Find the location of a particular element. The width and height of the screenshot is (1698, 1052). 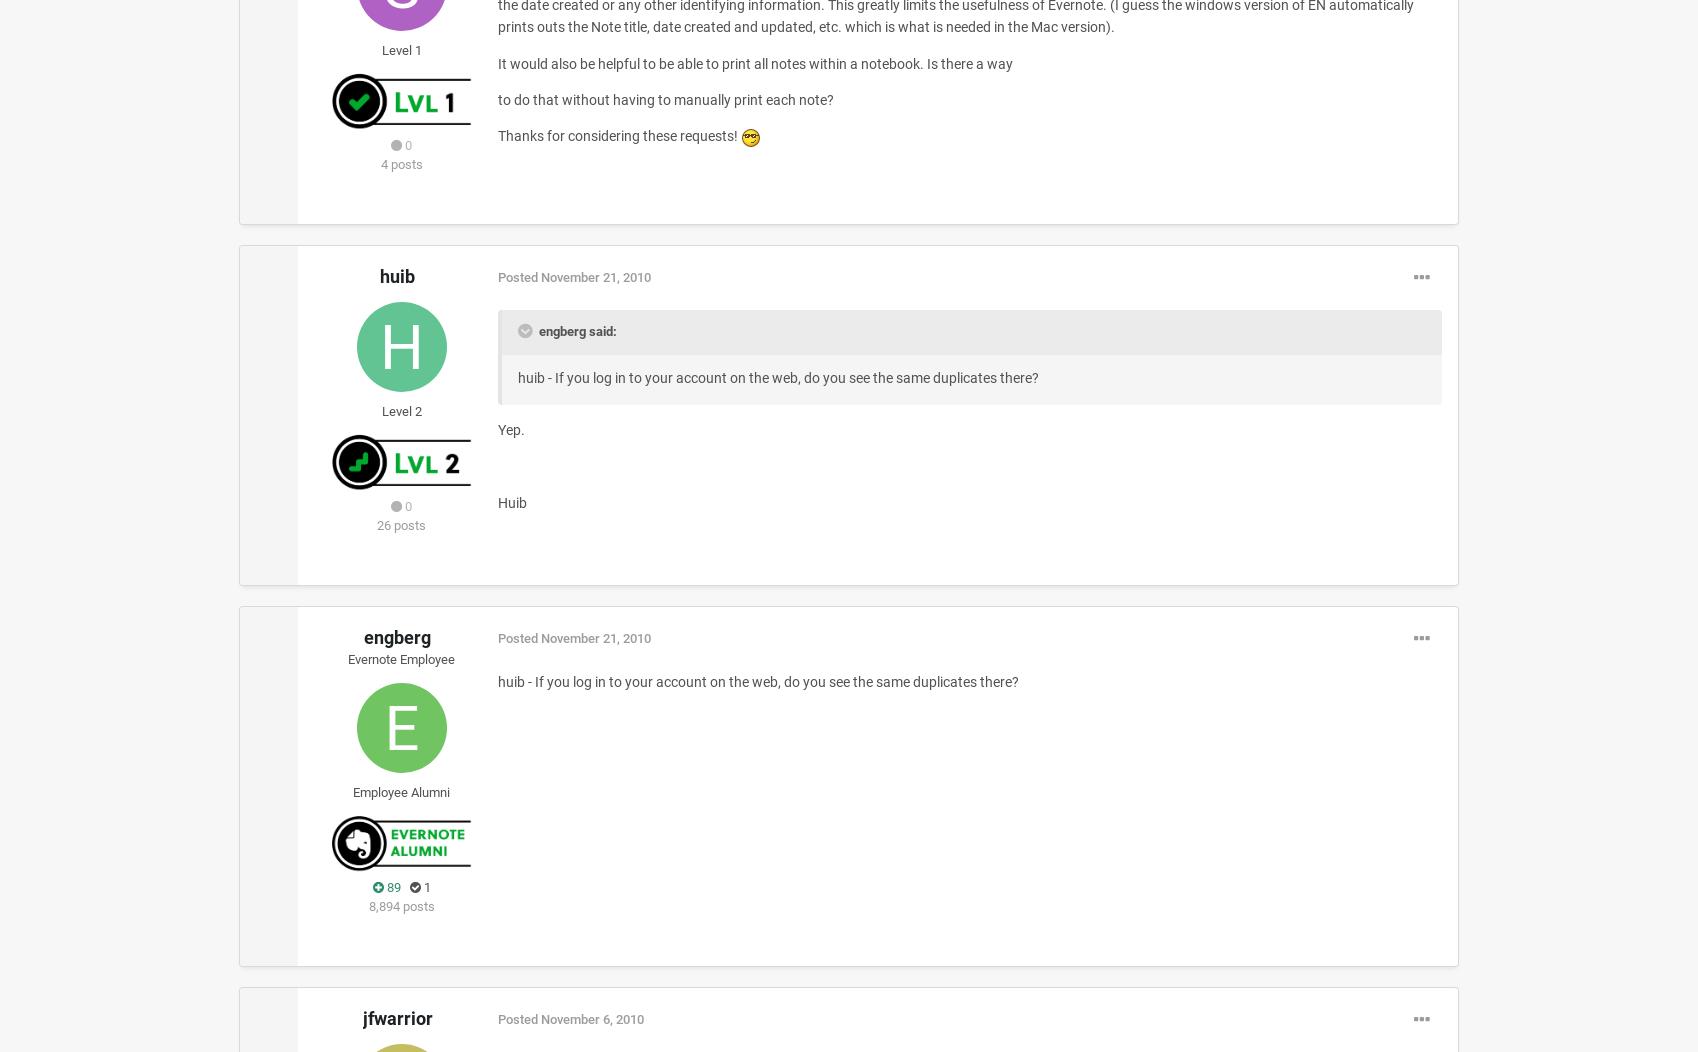

'November 6, 2010' is located at coordinates (591, 1018).